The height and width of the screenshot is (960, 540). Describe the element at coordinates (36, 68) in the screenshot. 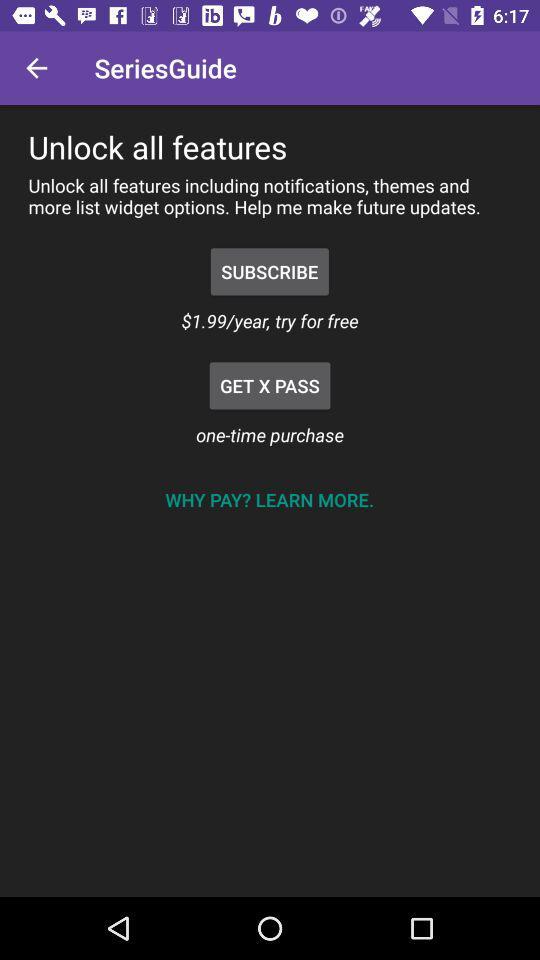

I see `the item above the unlock all features item` at that location.